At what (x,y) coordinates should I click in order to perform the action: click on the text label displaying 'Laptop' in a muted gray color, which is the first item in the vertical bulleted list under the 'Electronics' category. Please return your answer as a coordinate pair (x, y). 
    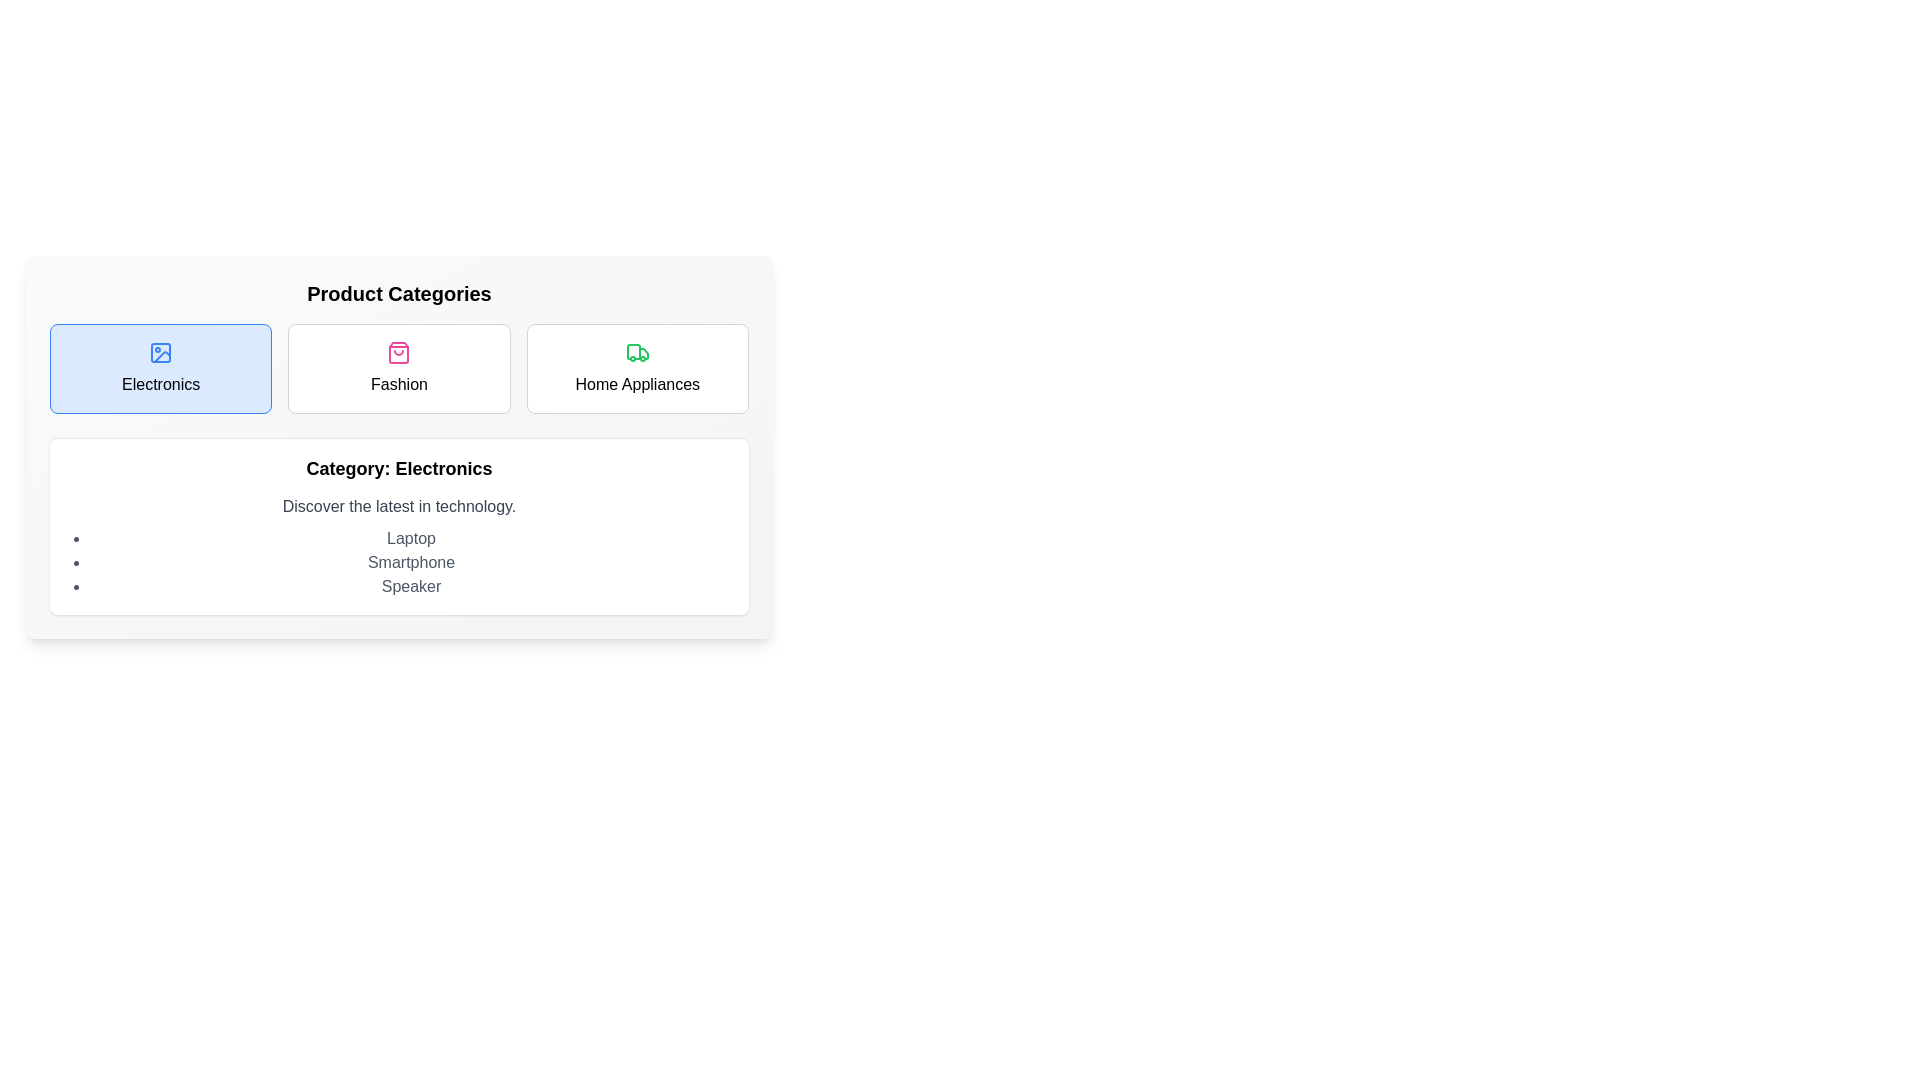
    Looking at the image, I should click on (410, 538).